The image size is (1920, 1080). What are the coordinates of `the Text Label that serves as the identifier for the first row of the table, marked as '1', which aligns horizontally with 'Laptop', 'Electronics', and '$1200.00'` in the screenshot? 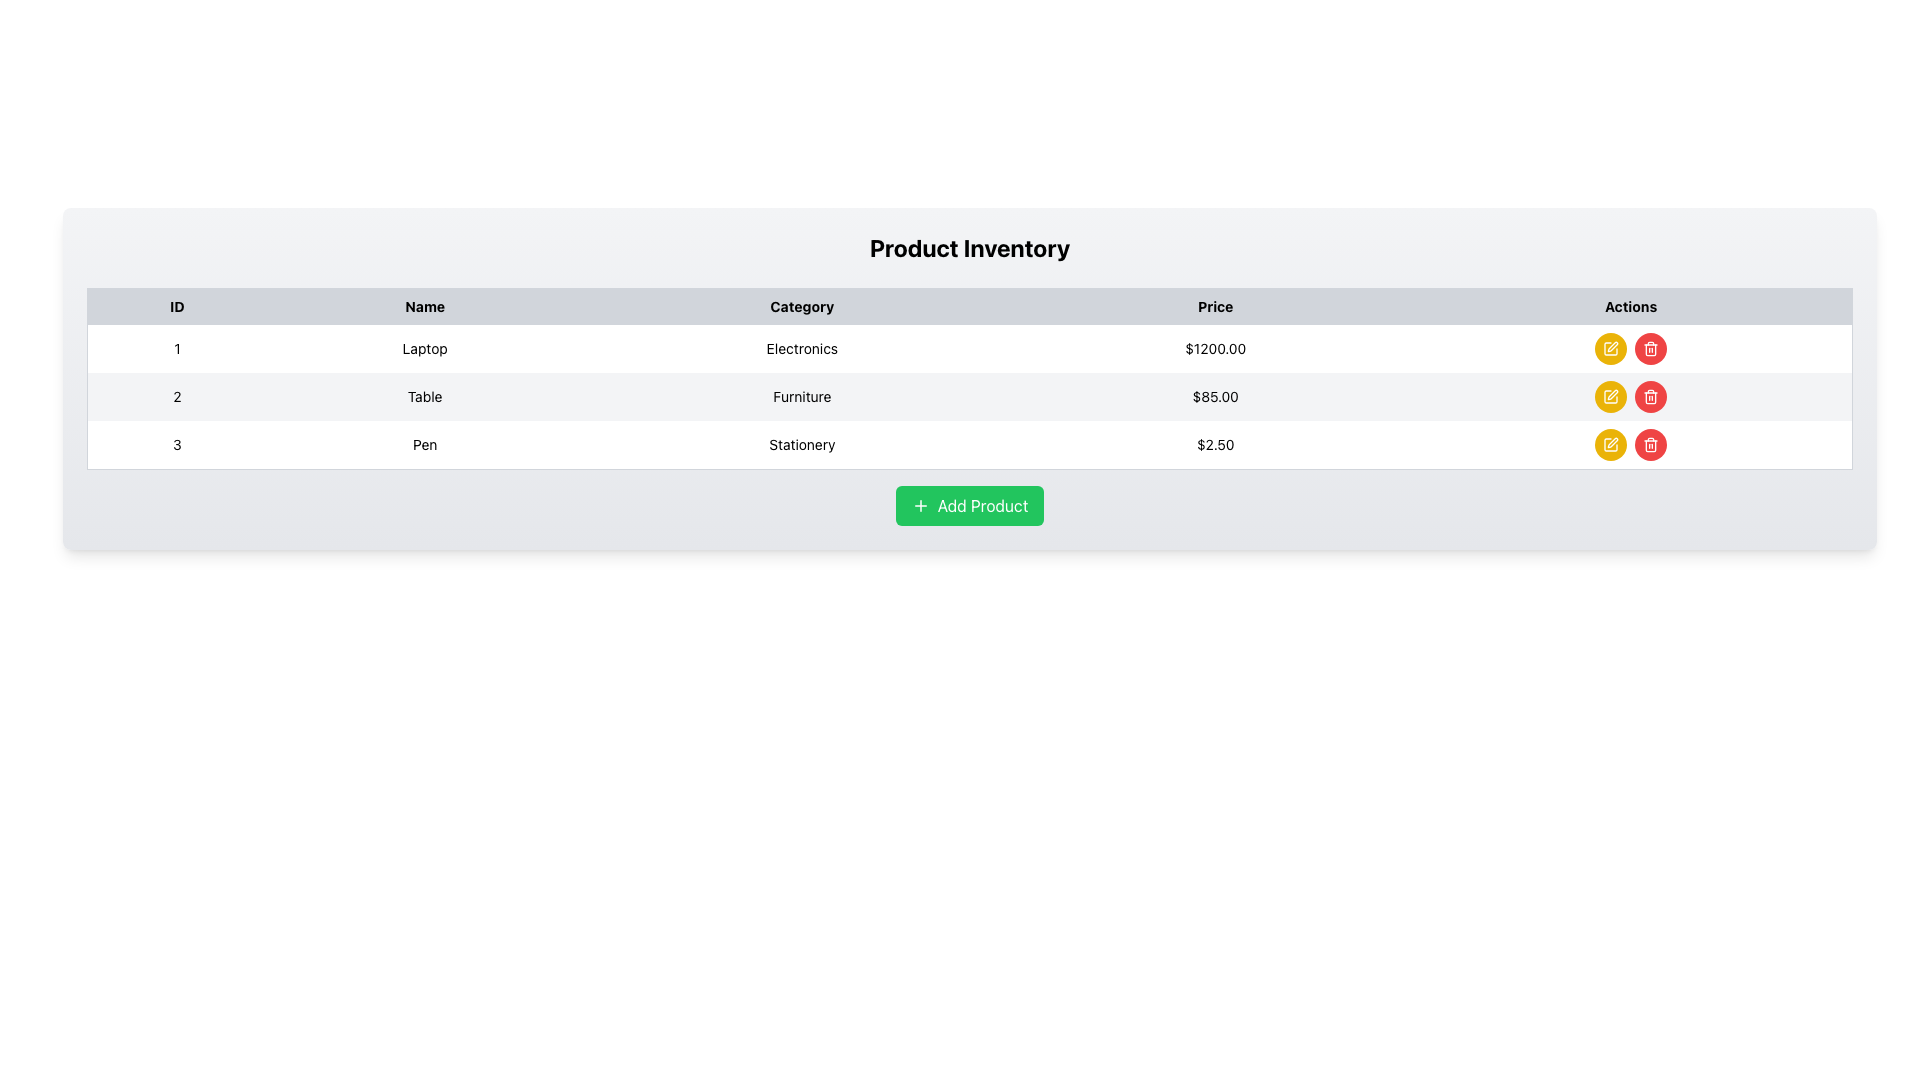 It's located at (177, 347).